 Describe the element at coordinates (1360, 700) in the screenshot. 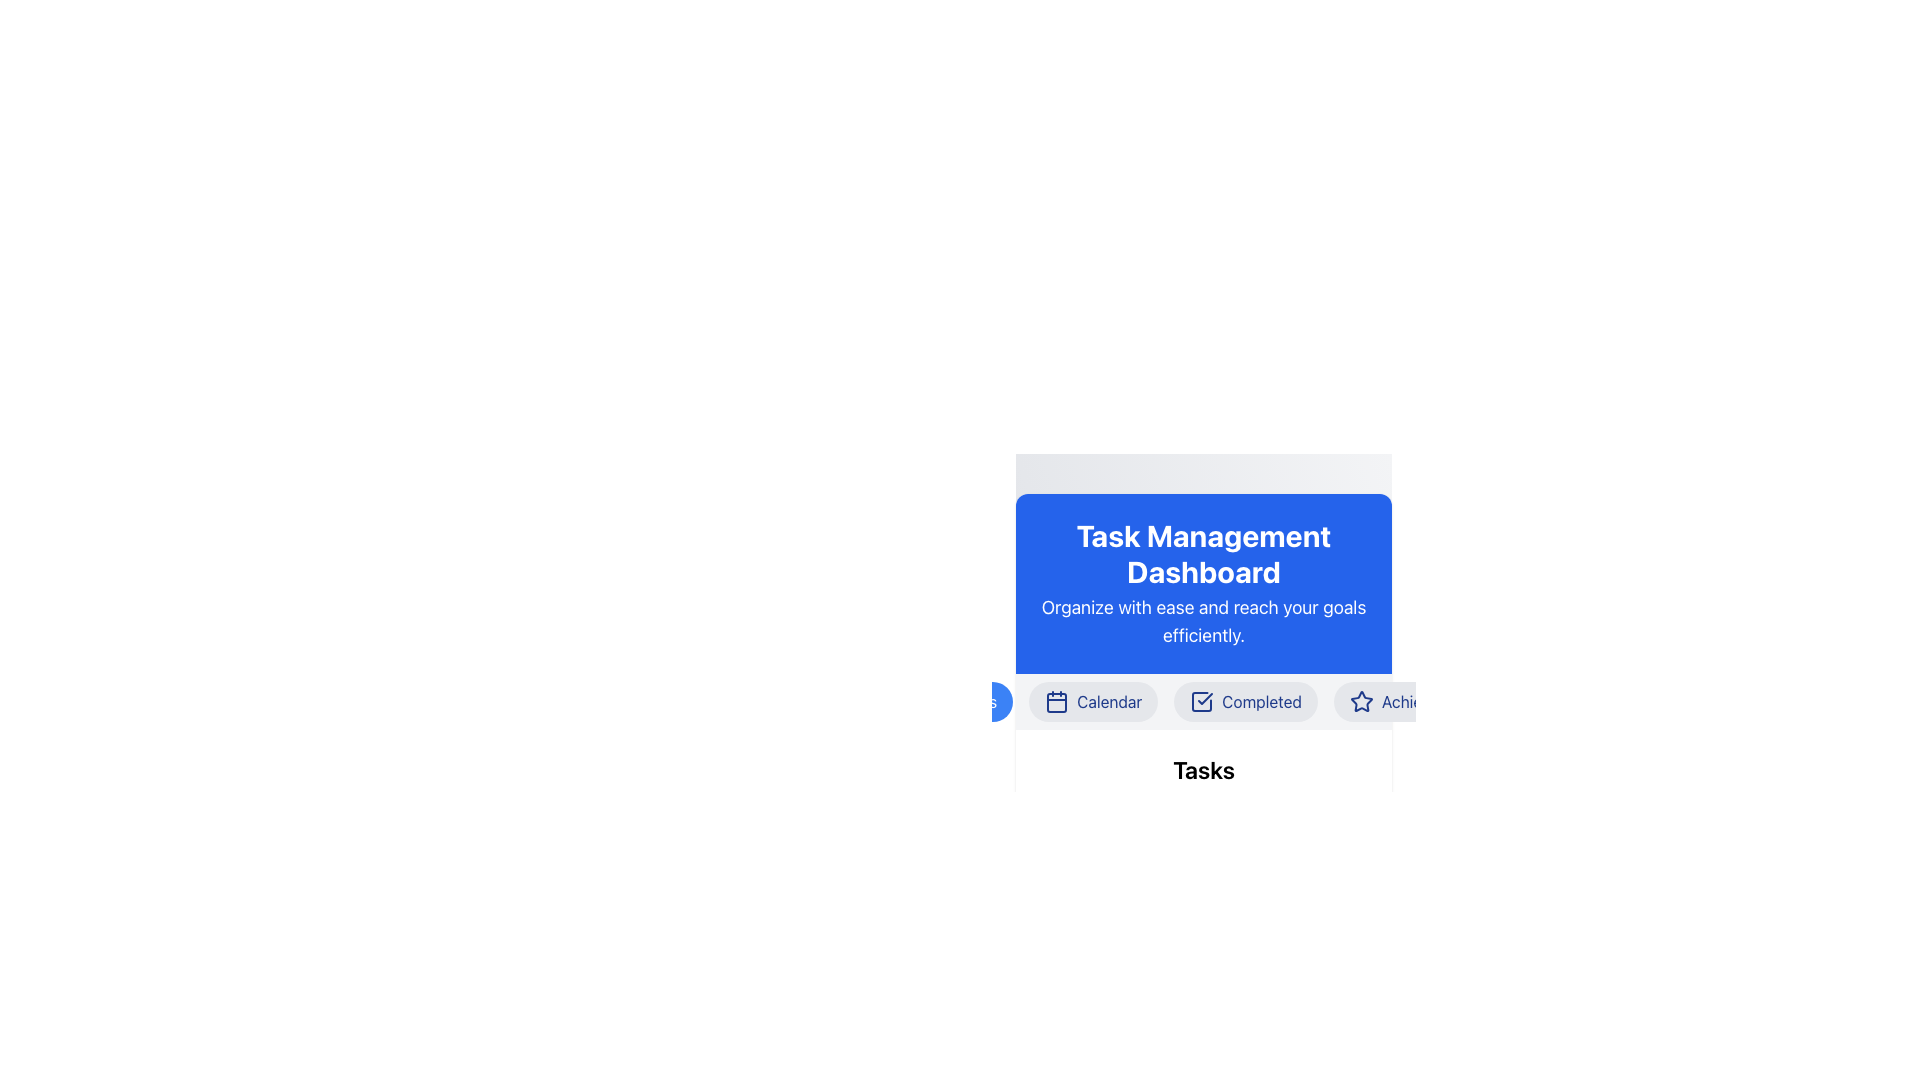

I see `the star icon with a blue outline located to the far right of the interactive icons under 'Task Management Dashboard'` at that location.